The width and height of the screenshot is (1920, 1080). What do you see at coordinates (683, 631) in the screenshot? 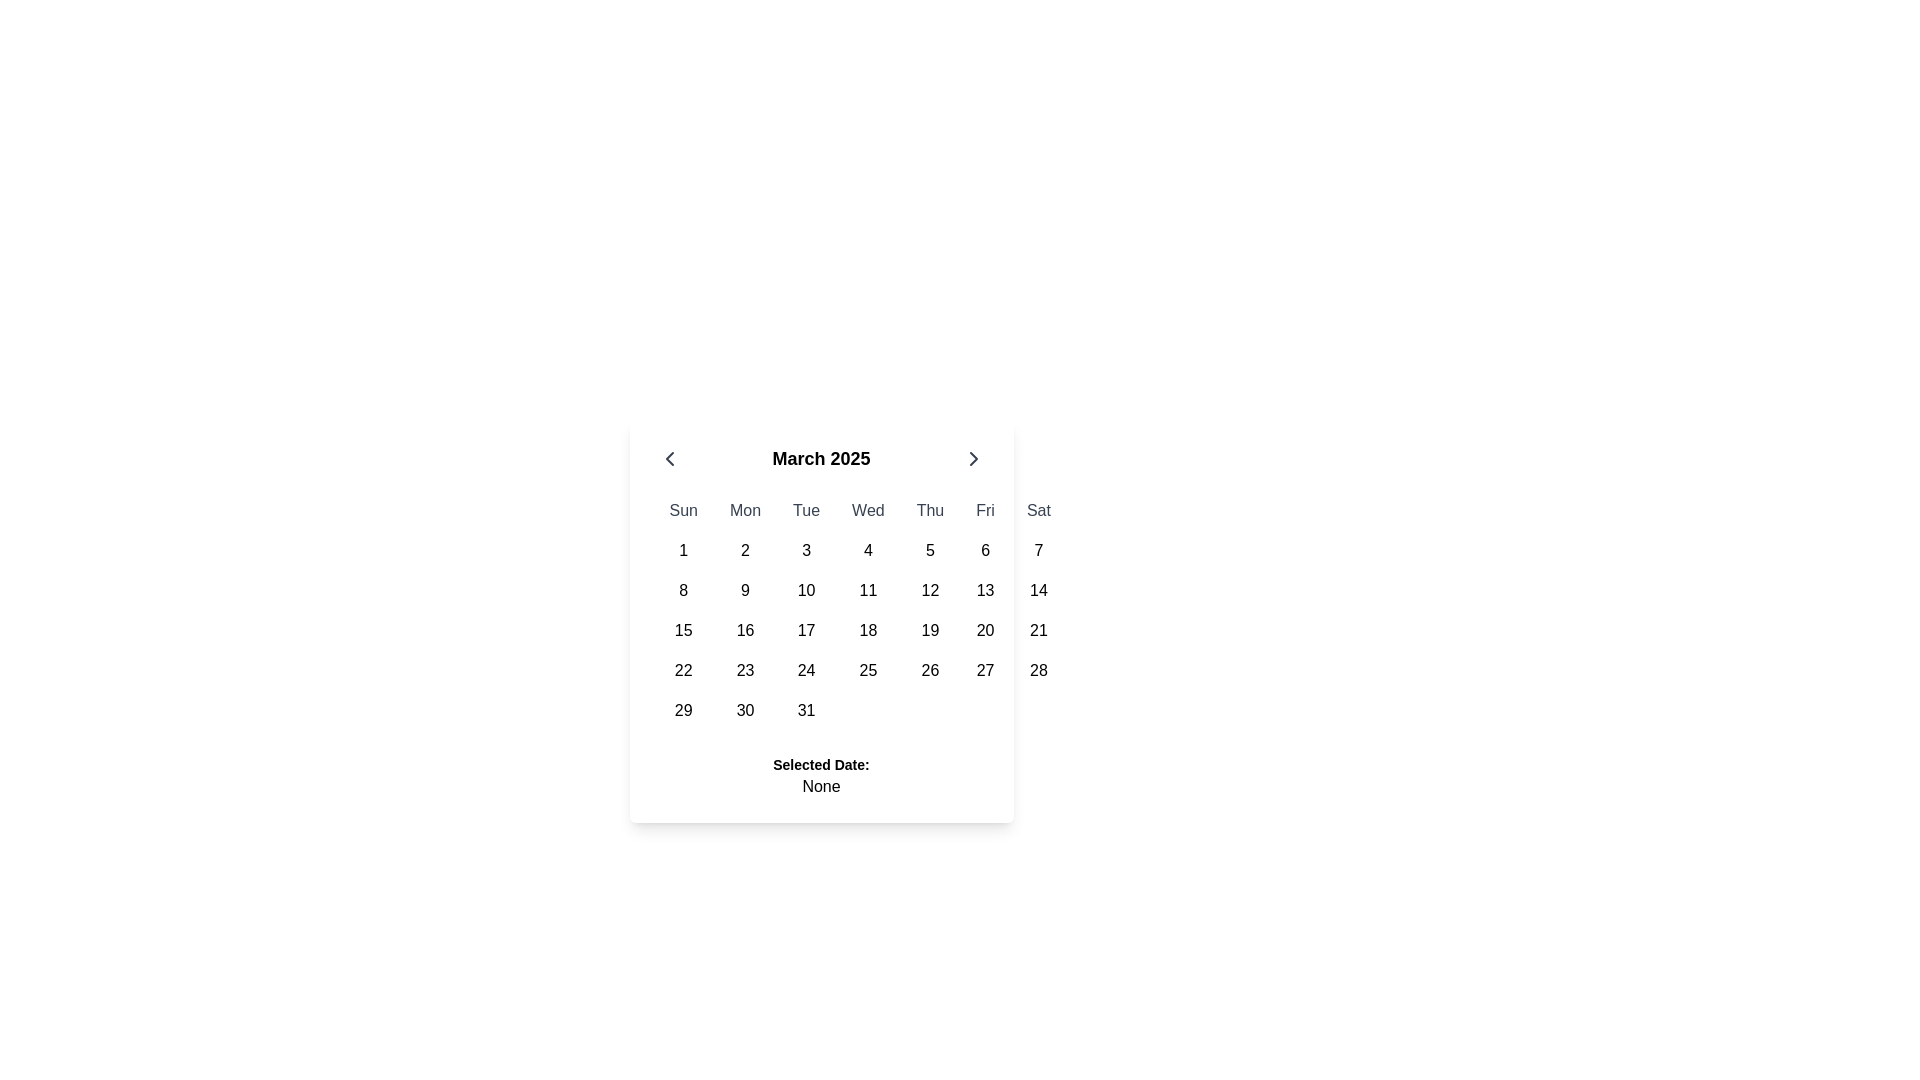
I see `the text label representing the calendar date '15' in the March 2025 calendar grid, which is non-interactive` at bounding box center [683, 631].